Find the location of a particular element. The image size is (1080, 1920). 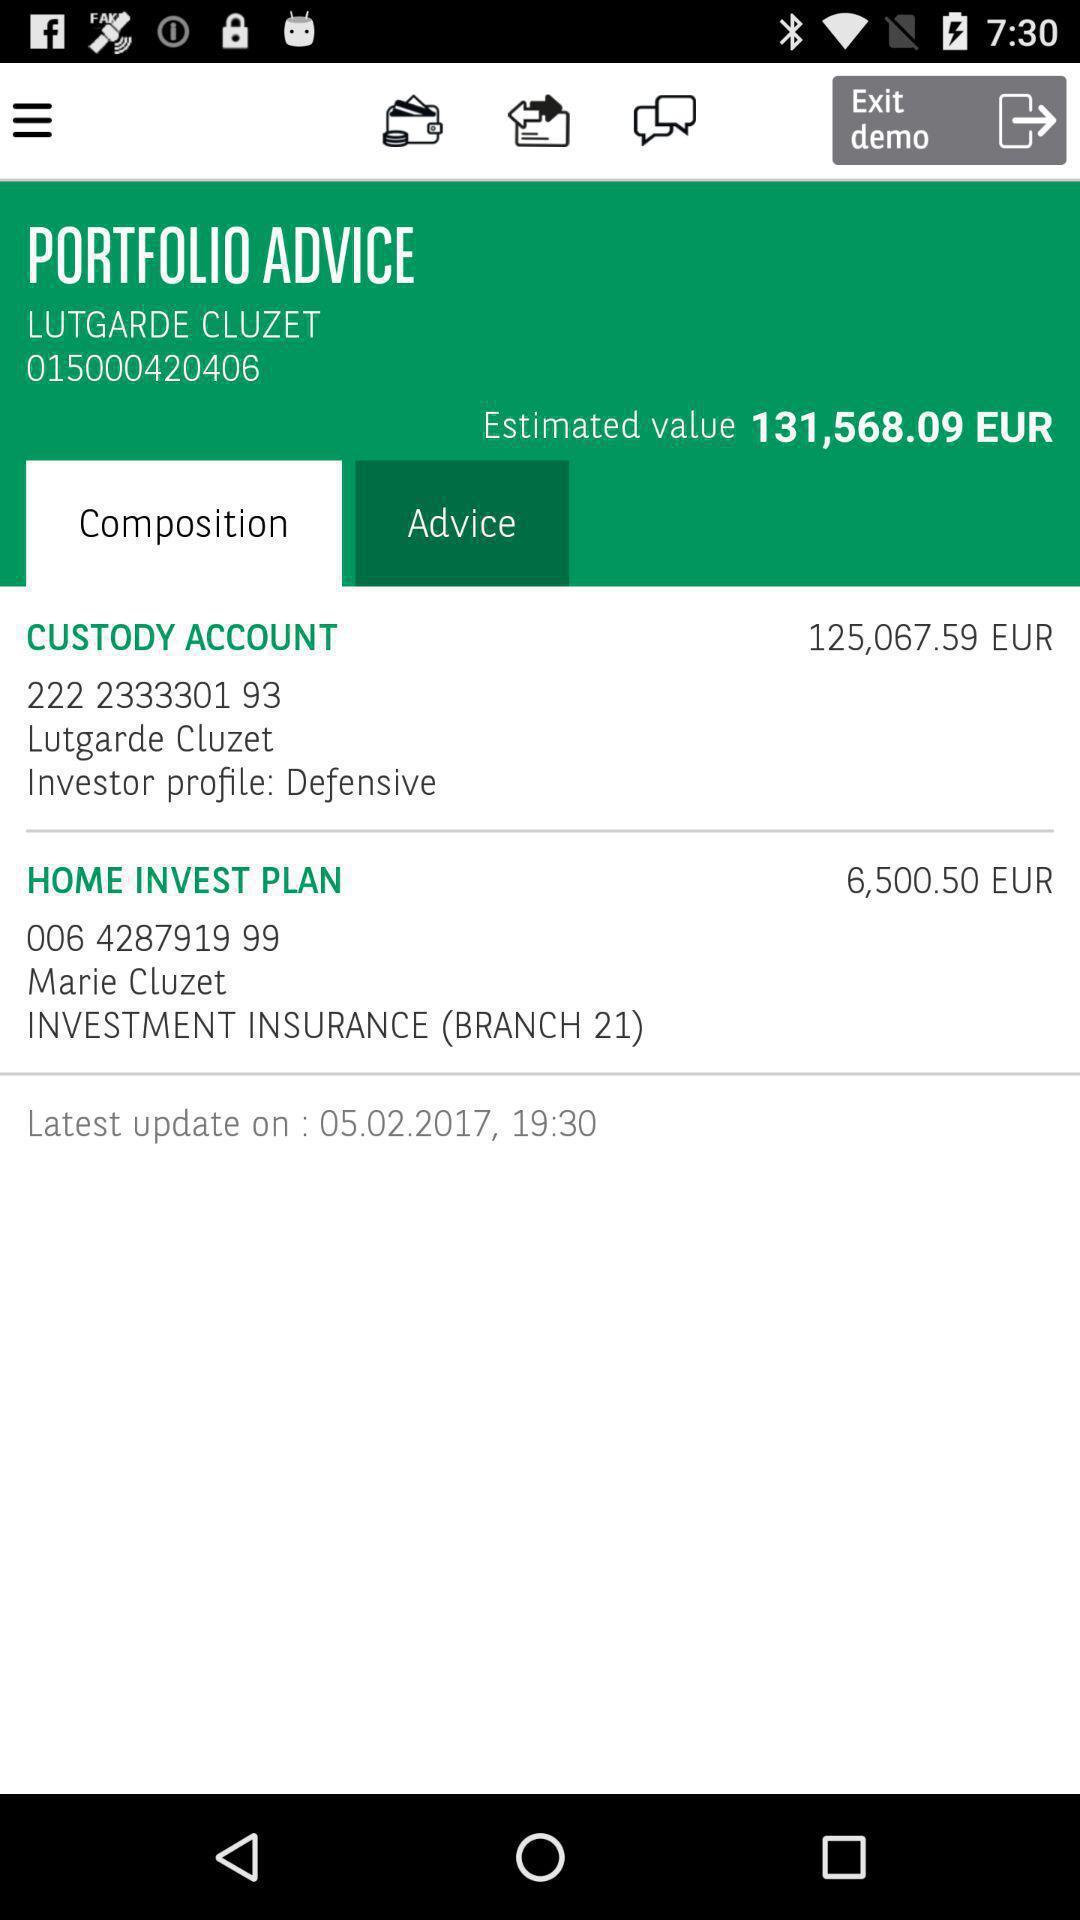

222 2333301 93 checkbox is located at coordinates (152, 695).